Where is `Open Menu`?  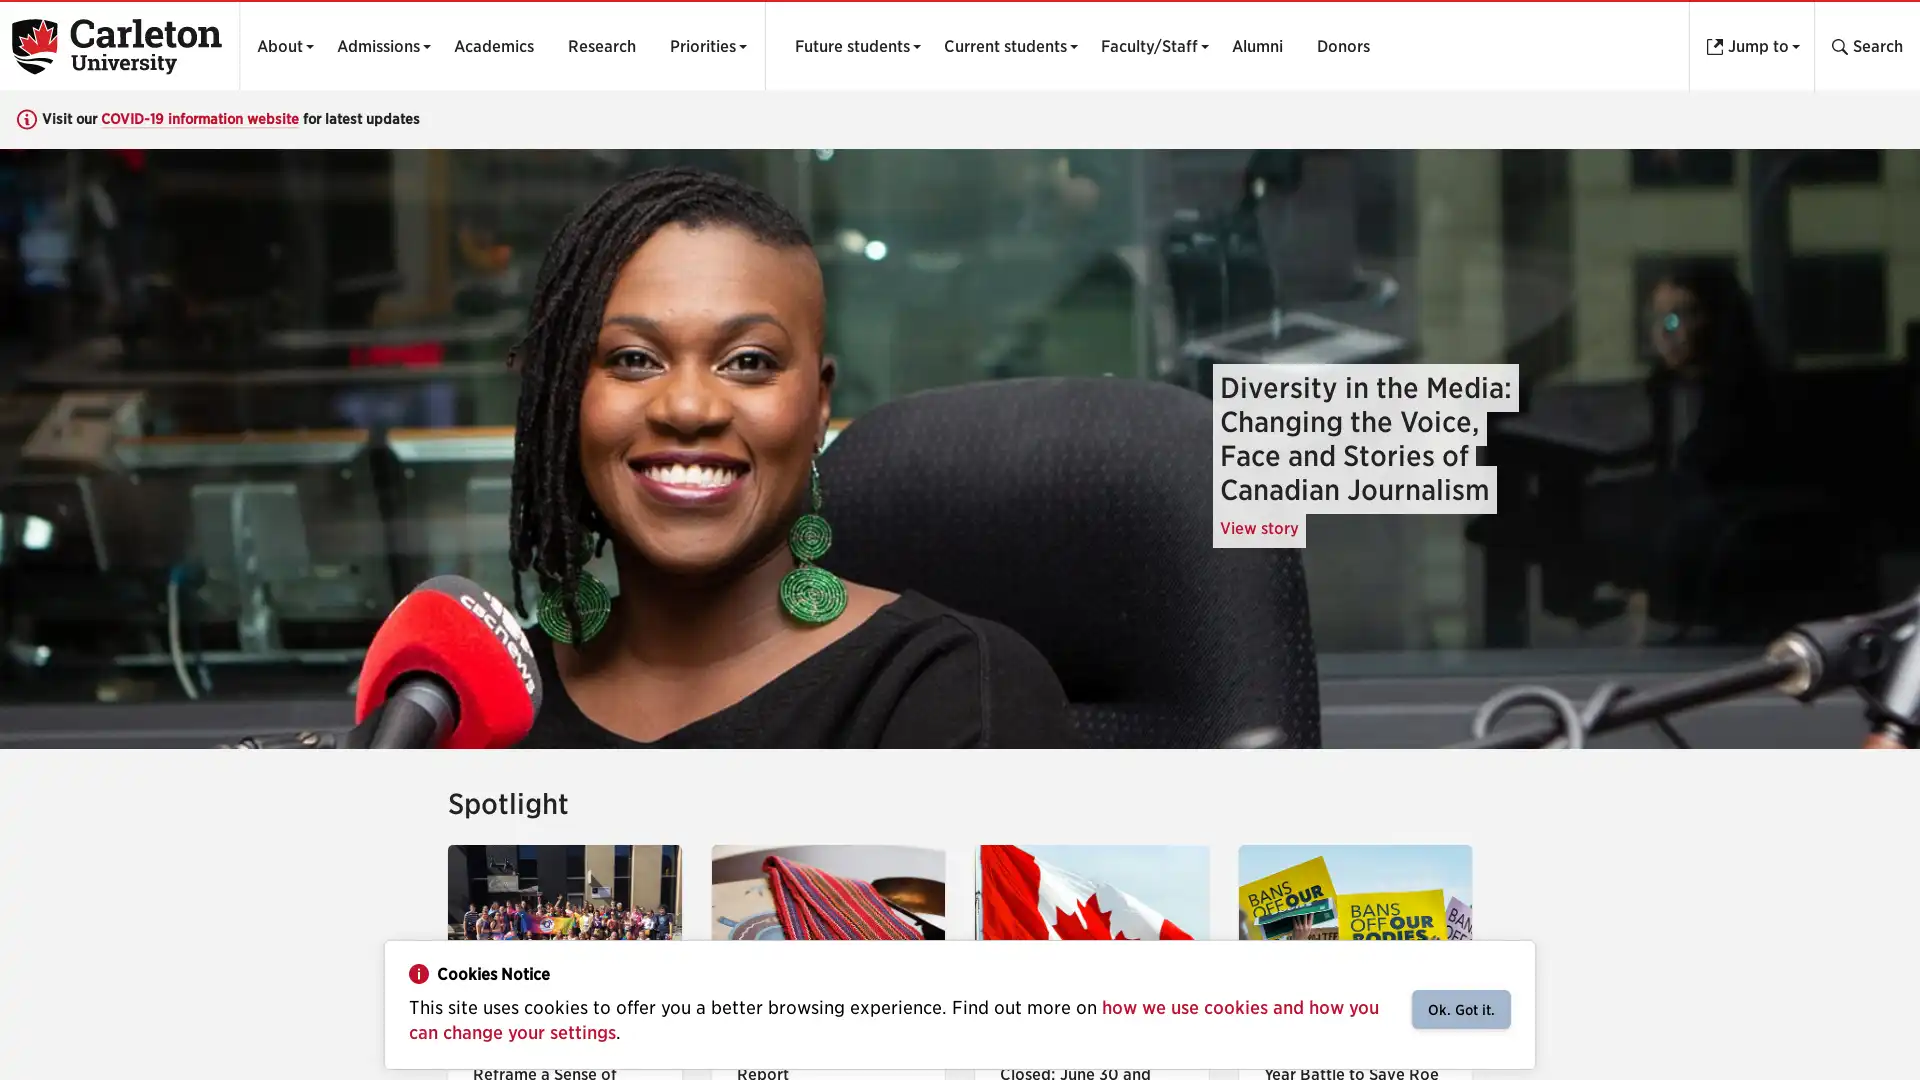 Open Menu is located at coordinates (702, 45).